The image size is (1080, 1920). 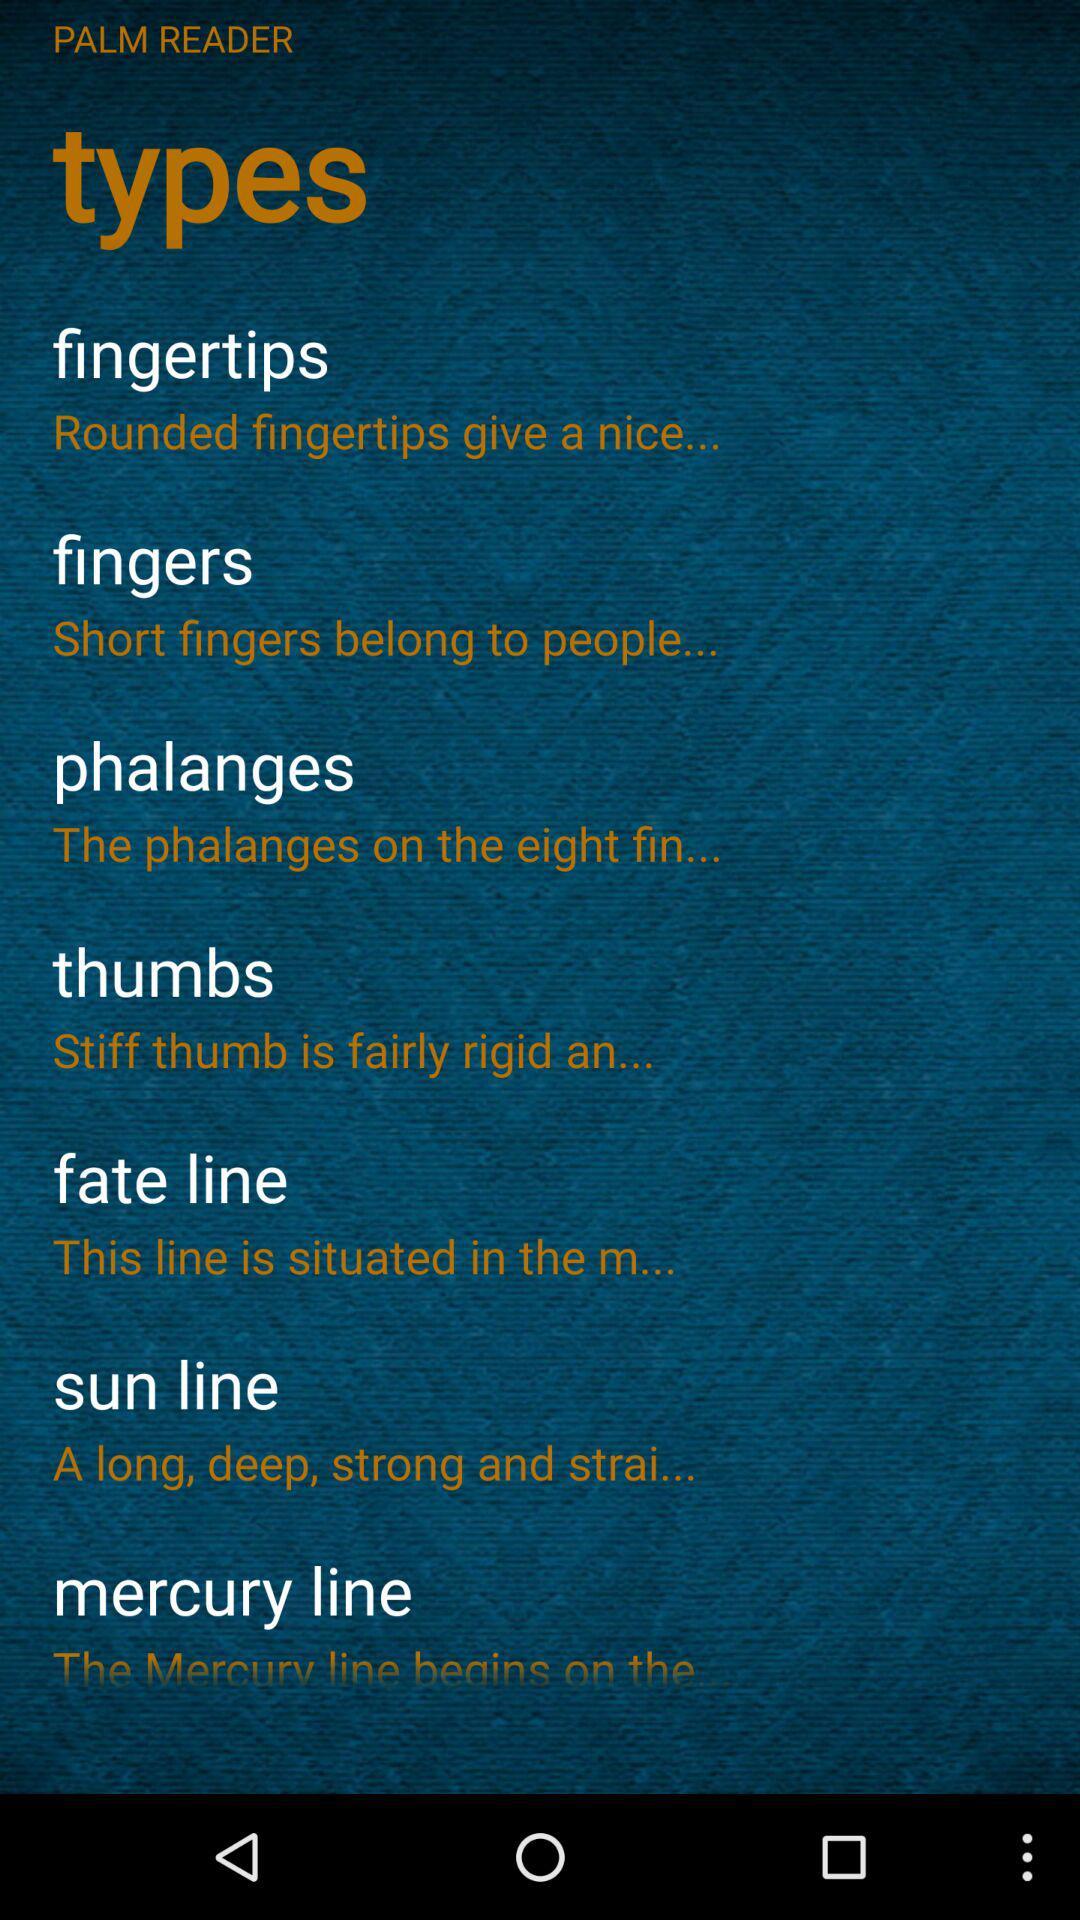 I want to click on item above the sun line app, so click(x=540, y=1254).